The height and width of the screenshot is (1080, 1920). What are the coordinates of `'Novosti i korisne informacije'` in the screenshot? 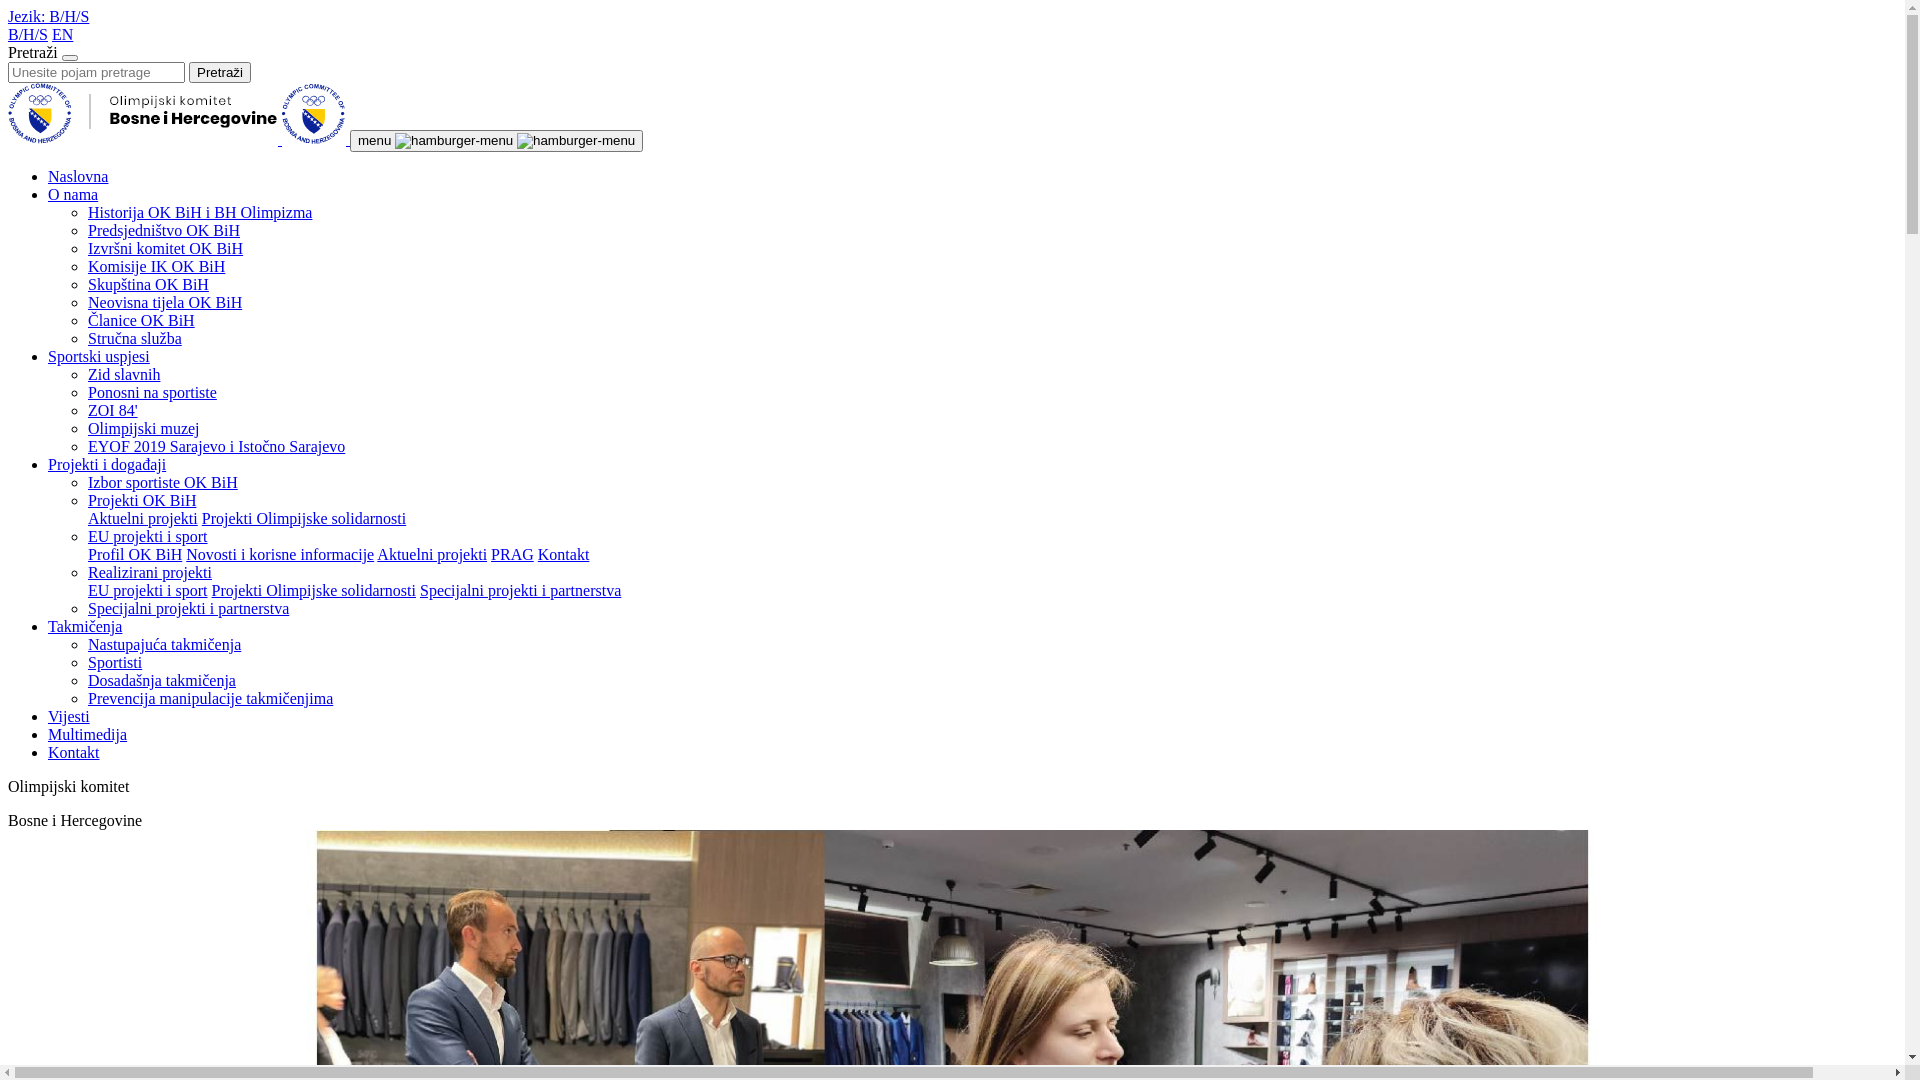 It's located at (186, 554).